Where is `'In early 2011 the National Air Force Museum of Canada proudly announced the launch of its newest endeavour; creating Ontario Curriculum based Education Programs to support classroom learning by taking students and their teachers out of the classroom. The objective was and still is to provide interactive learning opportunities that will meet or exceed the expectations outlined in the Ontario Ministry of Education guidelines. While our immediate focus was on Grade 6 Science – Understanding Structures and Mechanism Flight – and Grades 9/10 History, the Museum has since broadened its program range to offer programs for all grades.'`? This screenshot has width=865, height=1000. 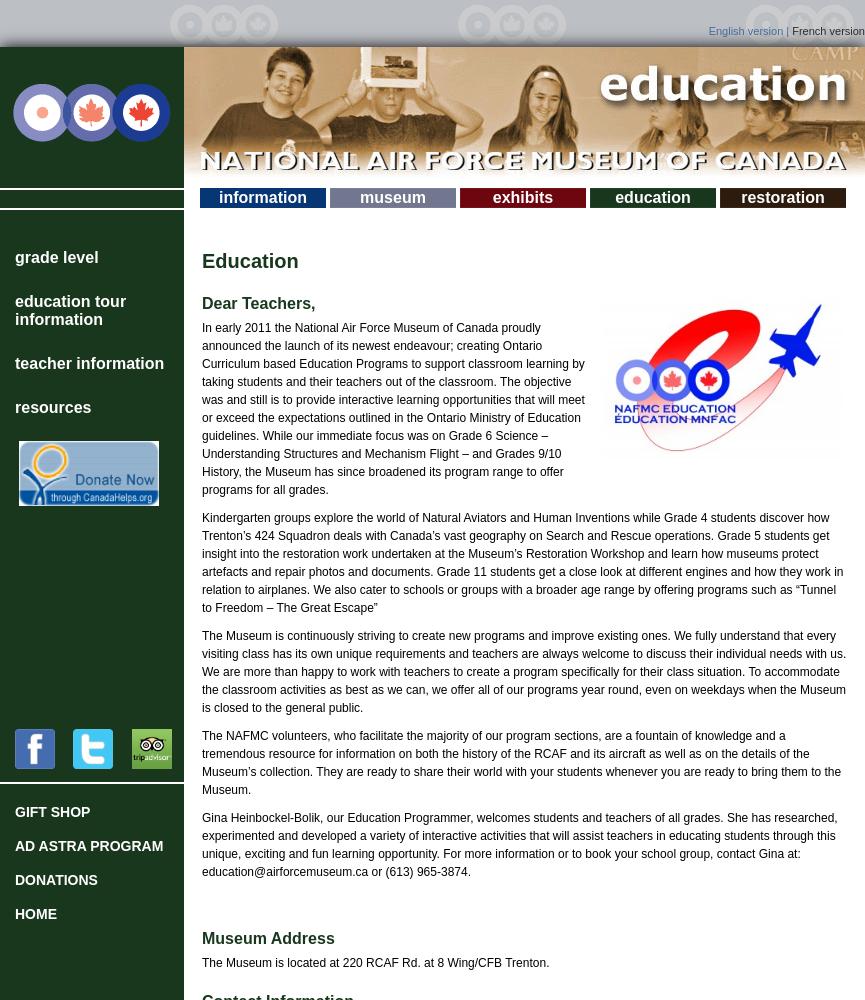
'In early 2011 the National Air Force Museum of Canada proudly announced the launch of its newest endeavour; creating Ontario Curriculum based Education Programs to support classroom learning by taking students and their teachers out of the classroom. The objective was and still is to provide interactive learning opportunities that will meet or exceed the expectations outlined in the Ontario Ministry of Education guidelines. While our immediate focus was on Grade 6 Science – Understanding Structures and Mechanism Flight – and Grades 9/10 History, the Museum has since broadened its program range to offer programs for all grades.' is located at coordinates (200, 409).